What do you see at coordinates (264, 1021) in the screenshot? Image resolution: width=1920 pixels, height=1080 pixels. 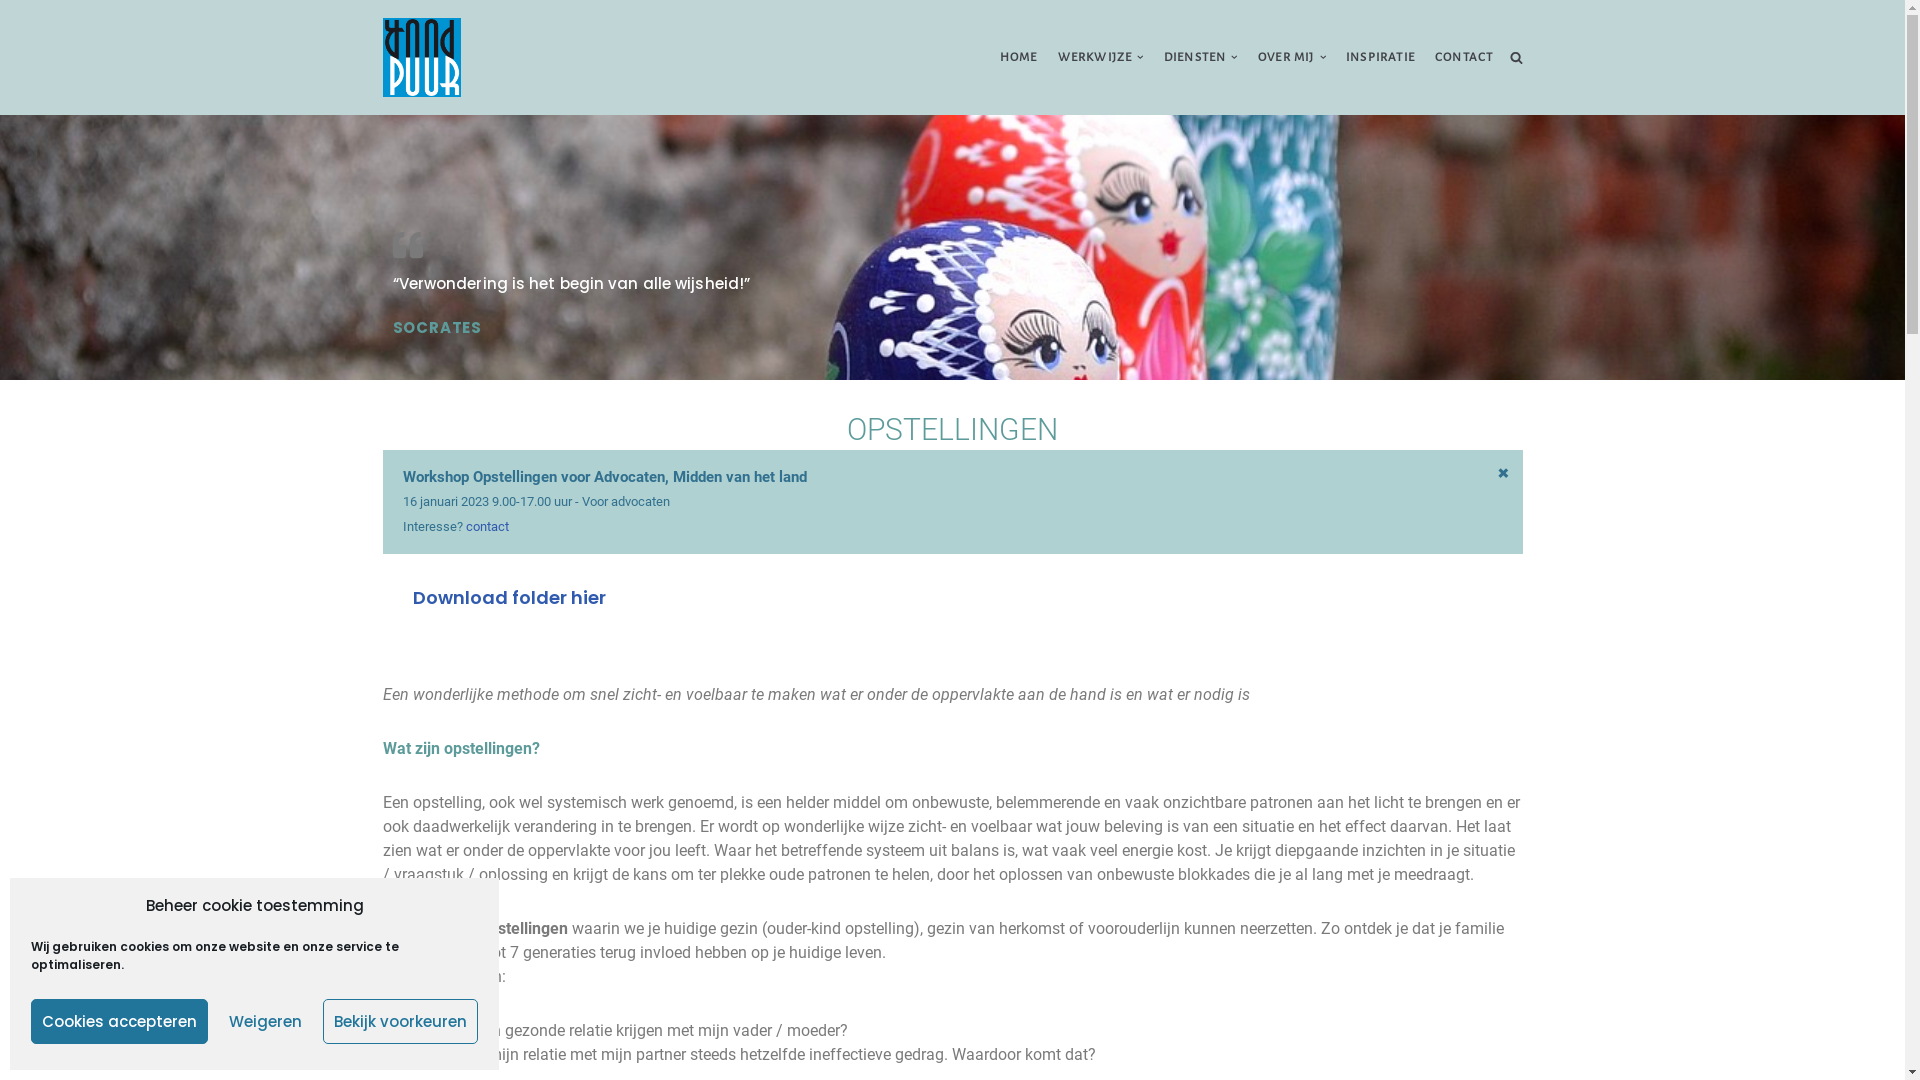 I see `'Weigeren'` at bounding box center [264, 1021].